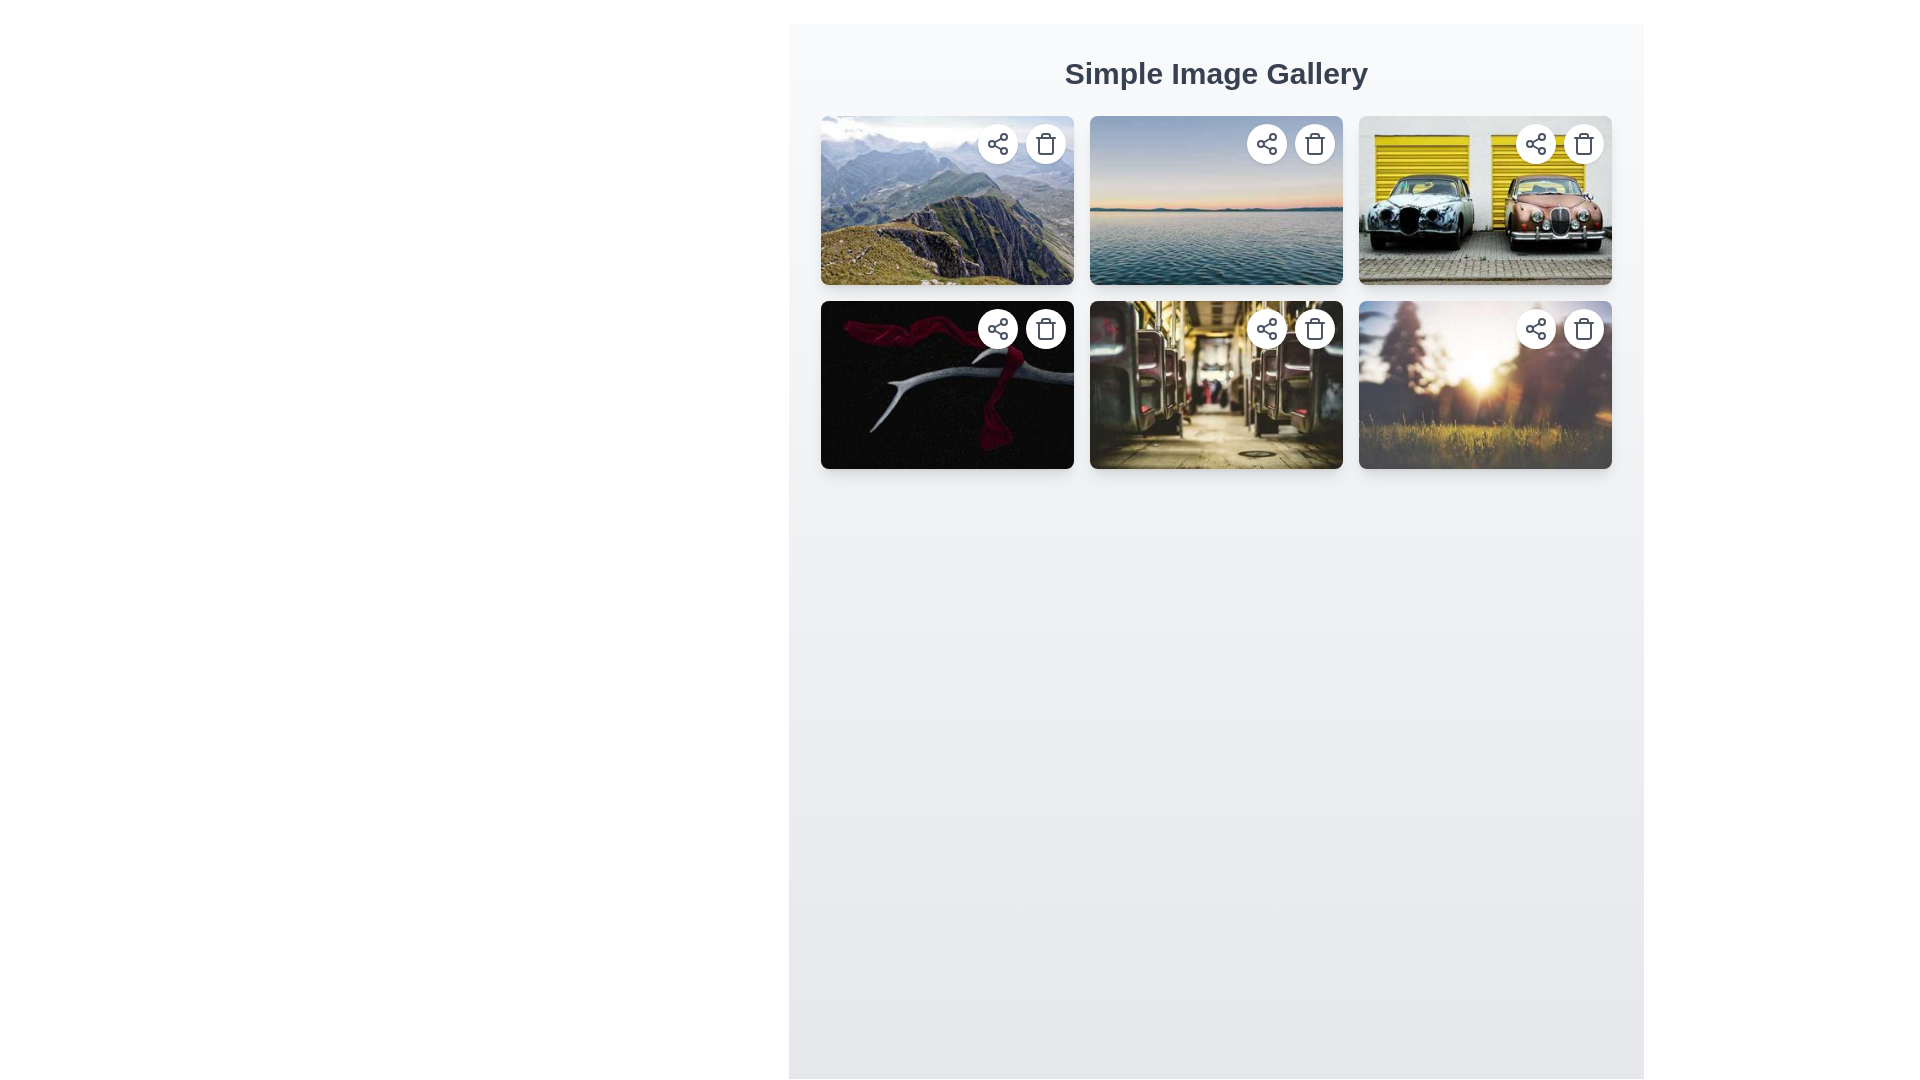  Describe the element at coordinates (1535, 142) in the screenshot. I see `the share button located in the top-right corner of the image card displaying two classic cars` at that location.